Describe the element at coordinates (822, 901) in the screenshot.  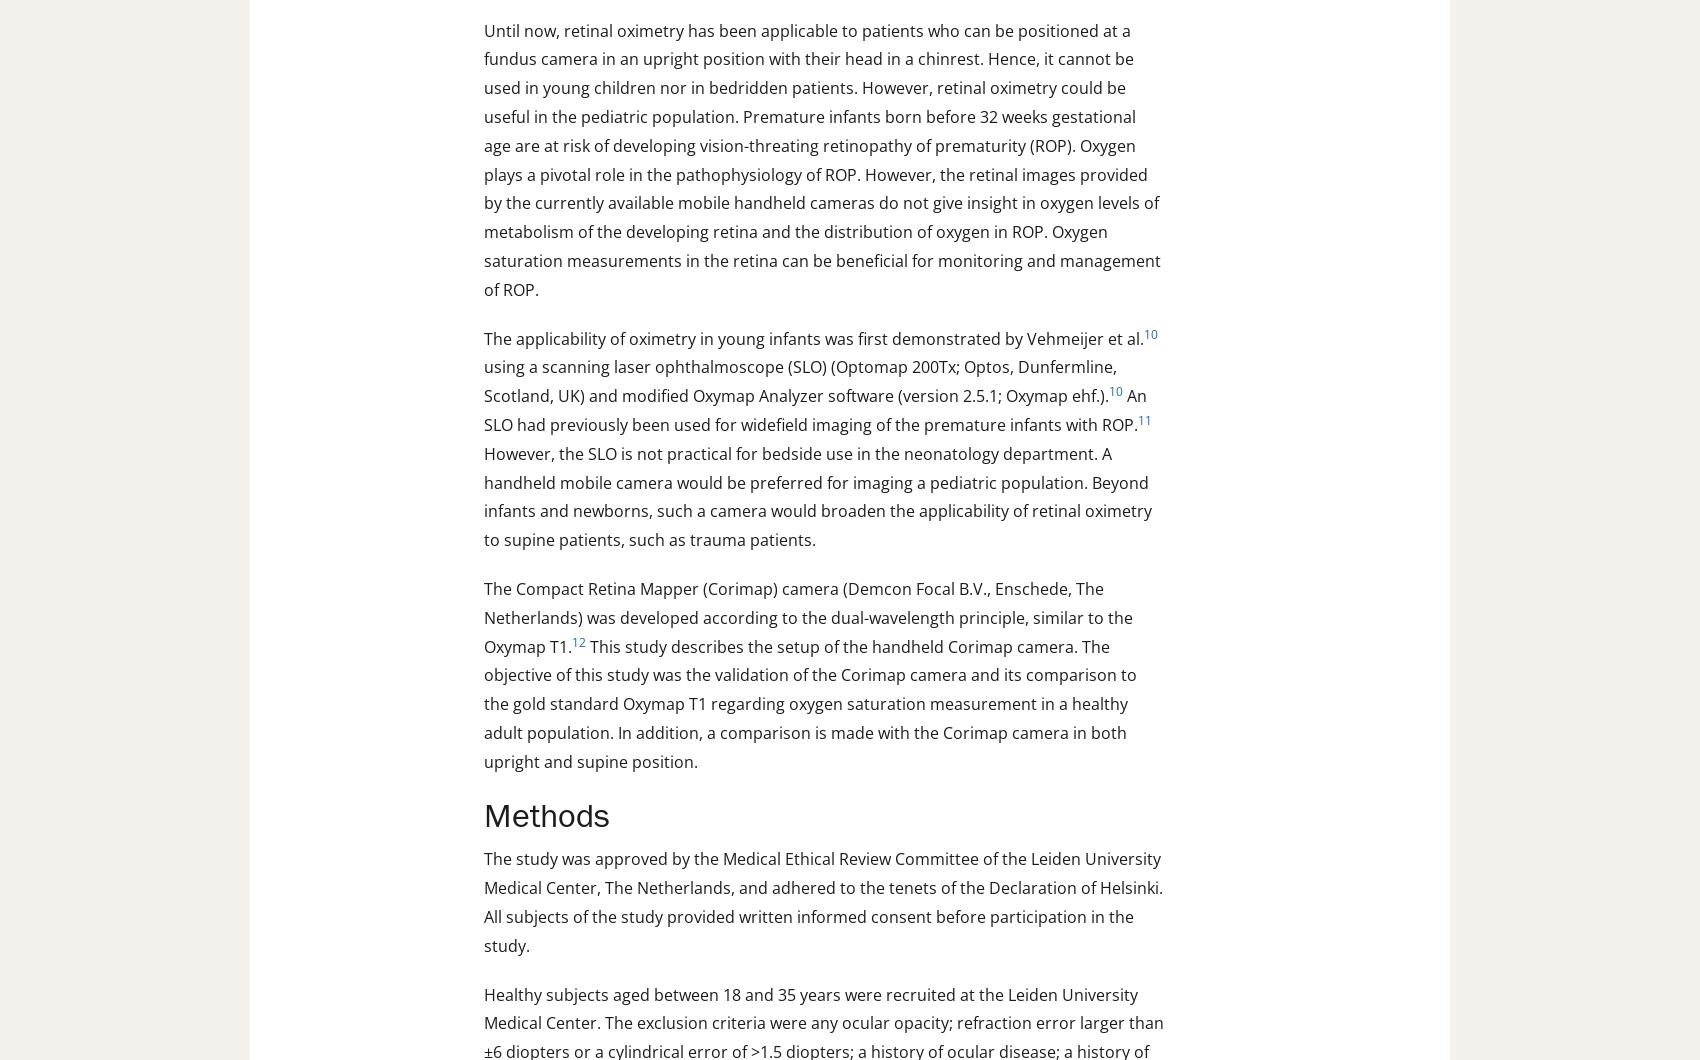
I see `'The study was approved by the Medical Ethical Review Committee of the Leiden University Medical Center, The Netherlands, and adhered to the tenets of the Declaration of Helsinki. All subjects of the study provided written informed consent before participation in the study.'` at that location.